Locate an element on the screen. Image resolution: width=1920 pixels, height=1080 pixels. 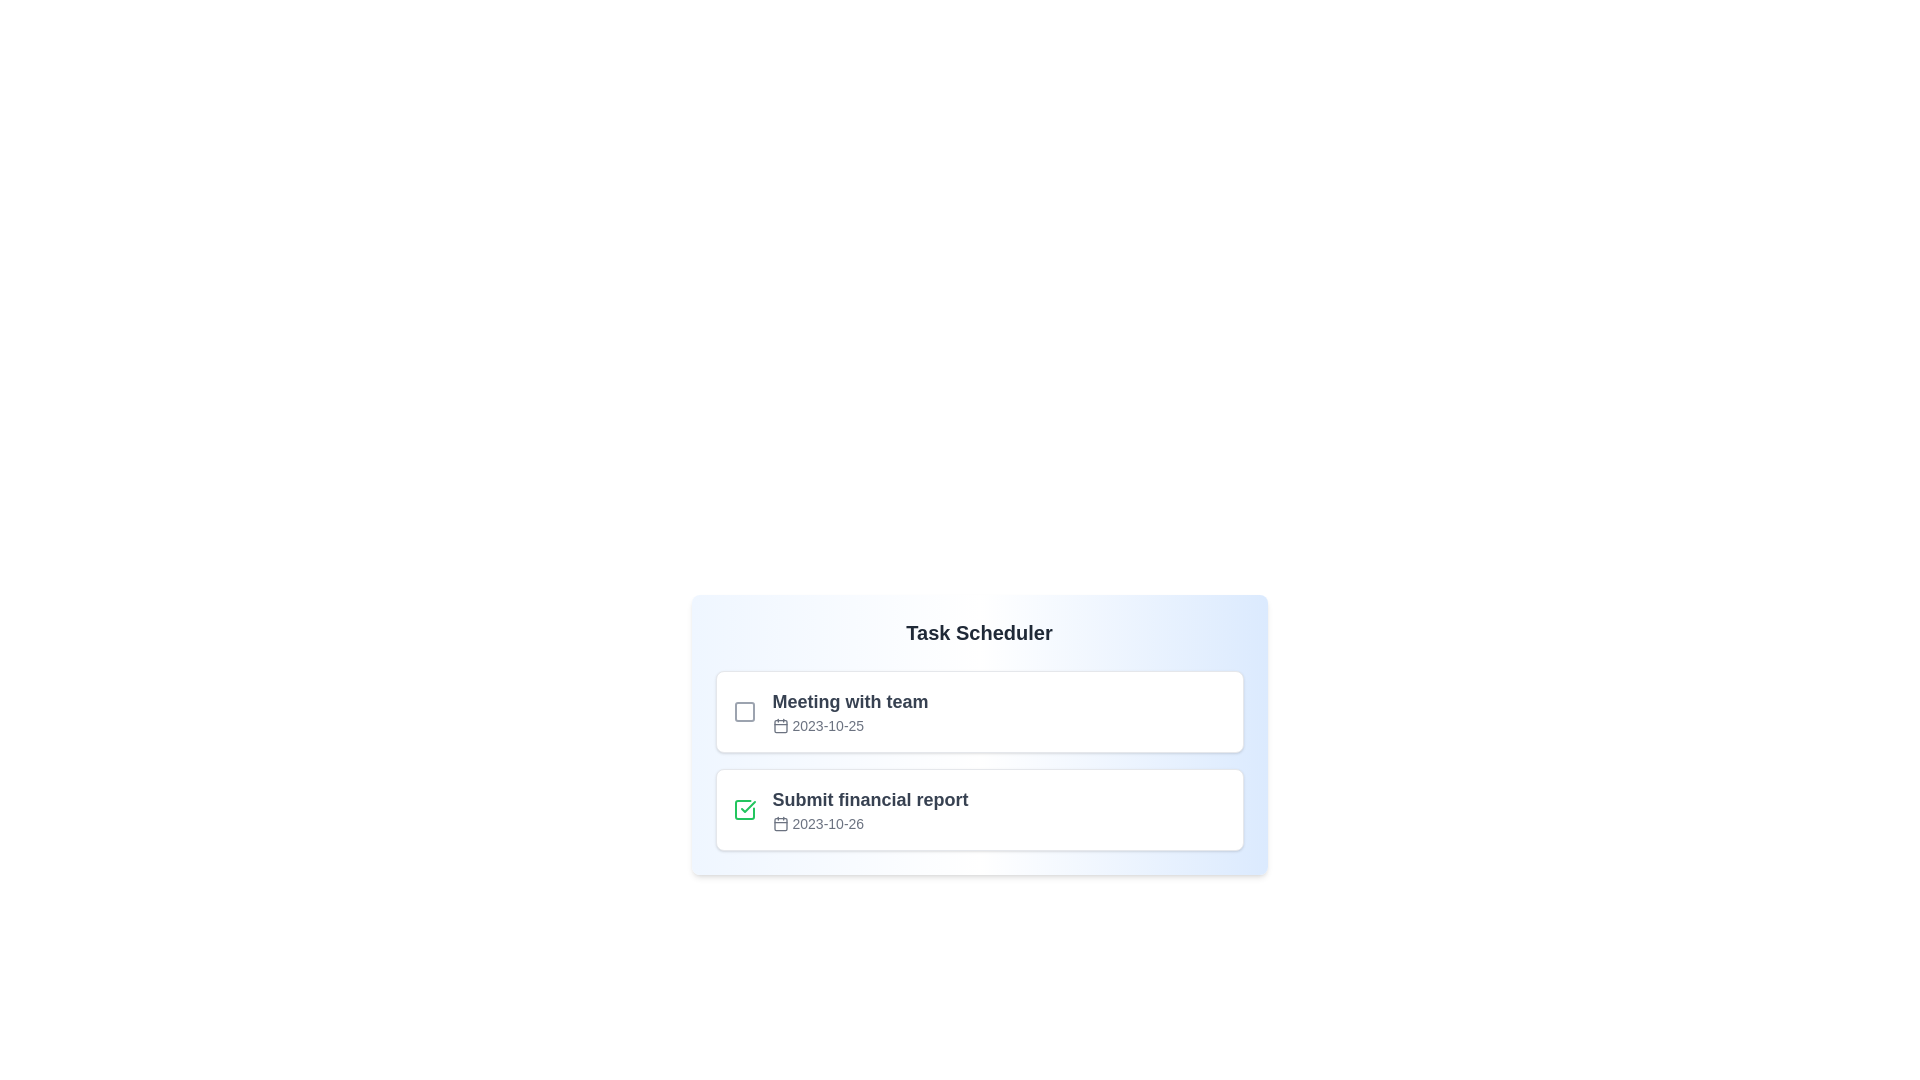
the small square icon with rounded corners that is part of the task 'Meeting with Team' in the task scheduler interface is located at coordinates (743, 711).